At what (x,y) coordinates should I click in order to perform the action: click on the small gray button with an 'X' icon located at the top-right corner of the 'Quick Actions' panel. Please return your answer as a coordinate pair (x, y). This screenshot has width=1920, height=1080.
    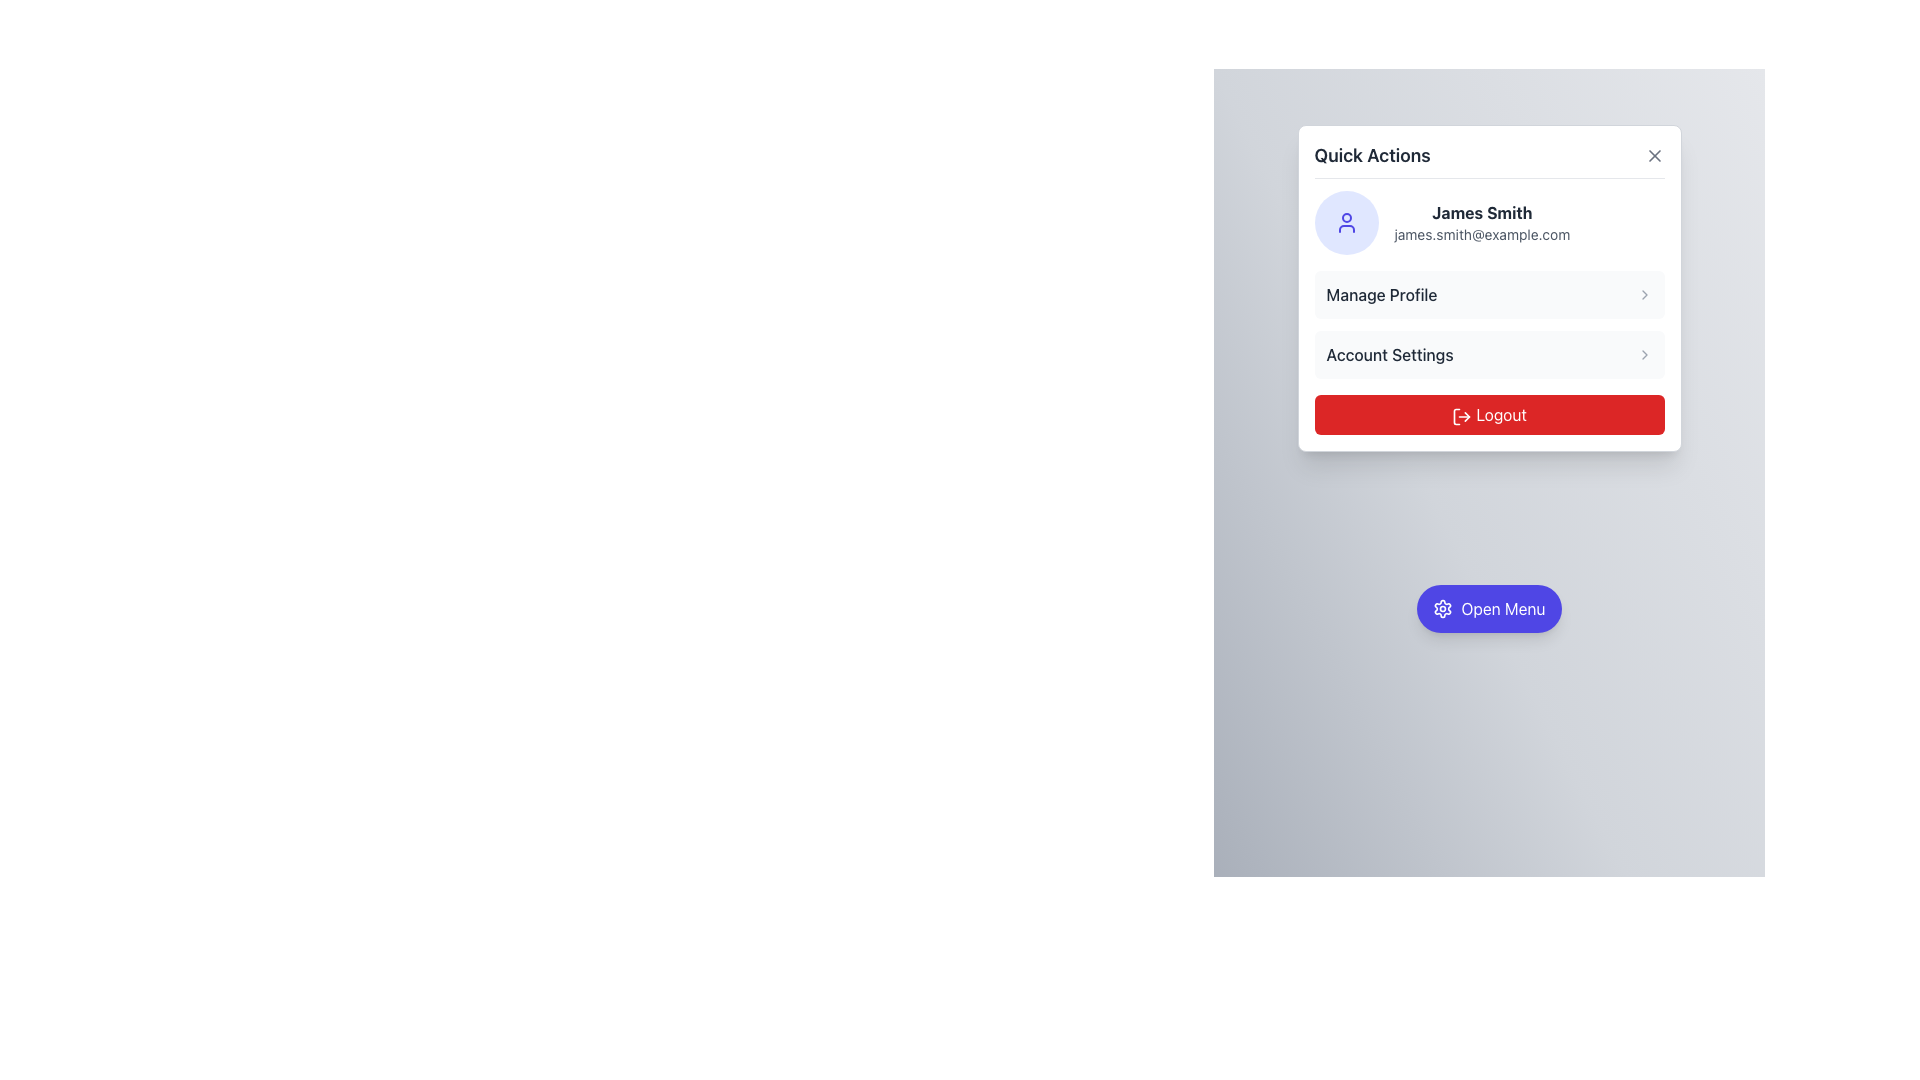
    Looking at the image, I should click on (1654, 154).